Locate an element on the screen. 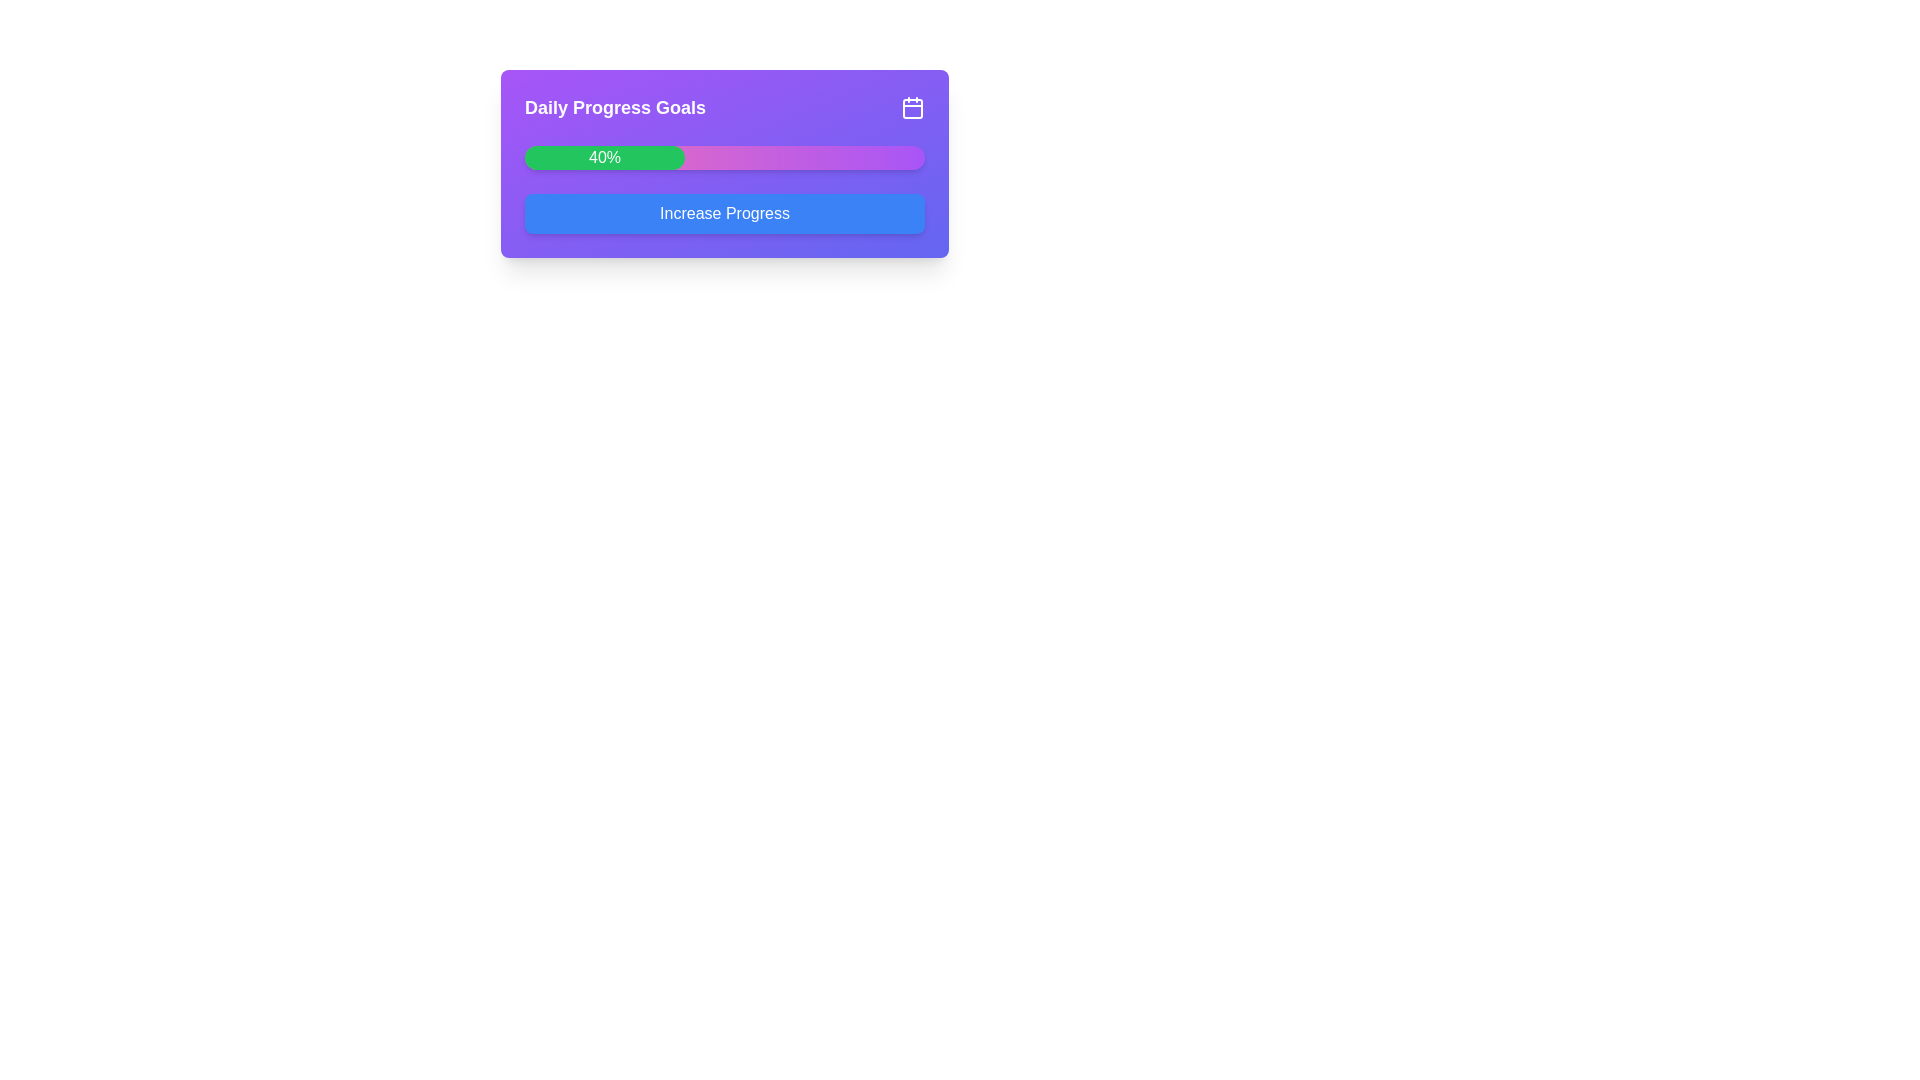 This screenshot has width=1920, height=1080. the rectangular graphical component of the calendar icon located in the top-right corner of the 'Daily Progress Goals' card is located at coordinates (911, 108).